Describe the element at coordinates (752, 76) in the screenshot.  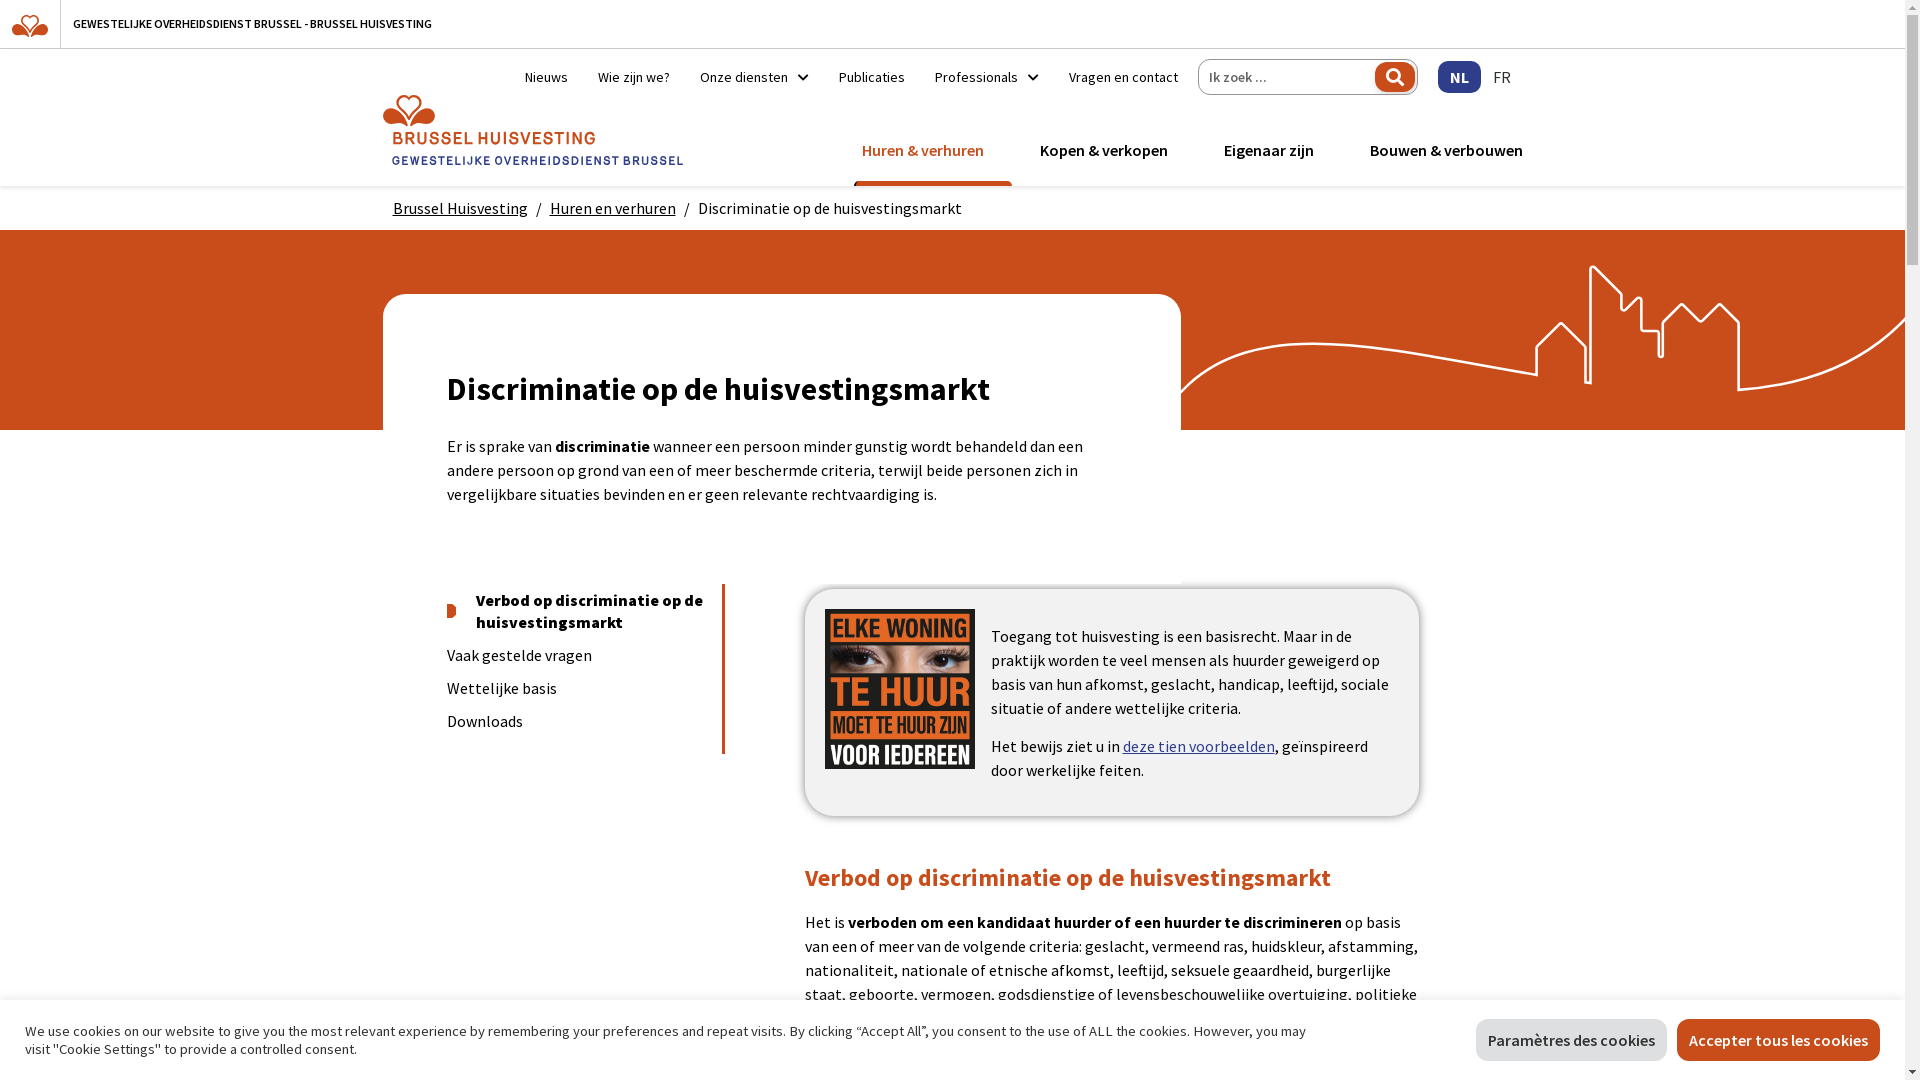
I see `'Onze diensten'` at that location.